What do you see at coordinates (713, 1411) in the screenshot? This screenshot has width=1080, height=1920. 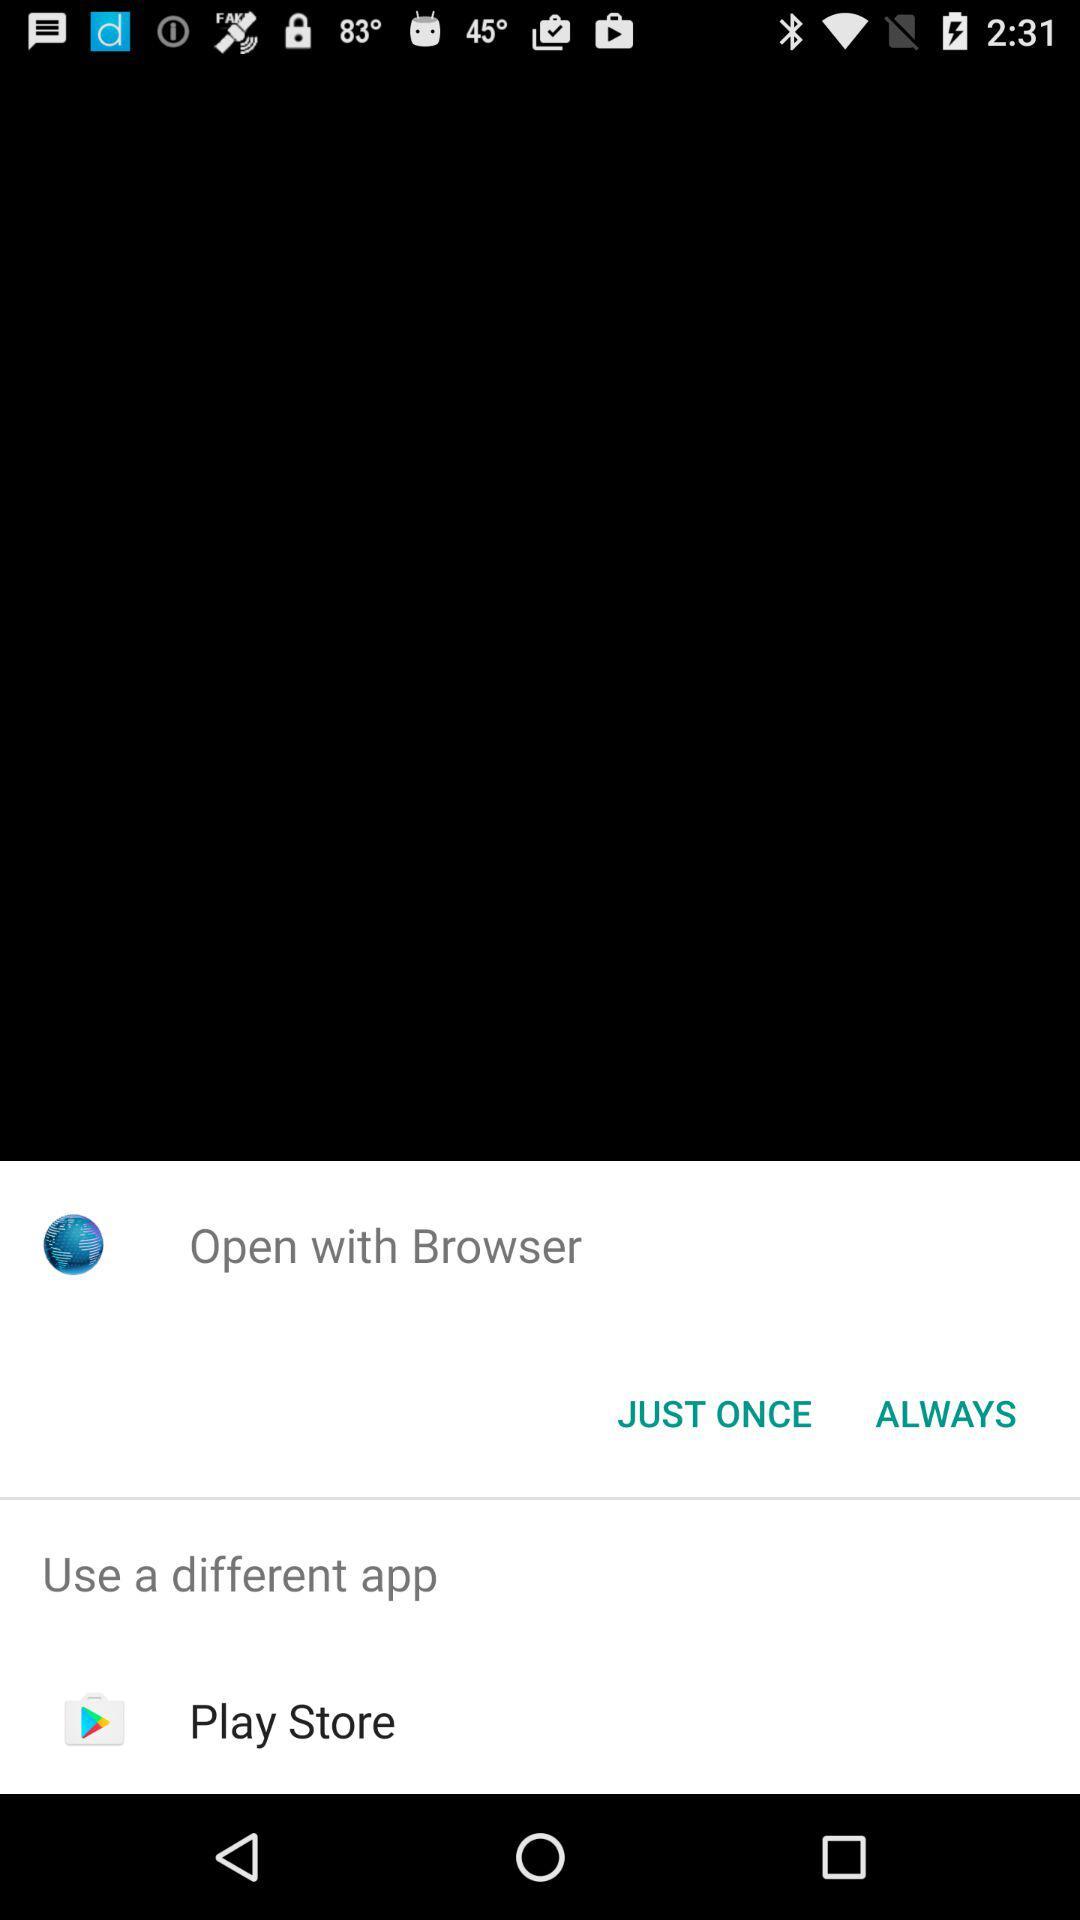 I see `the just once button` at bounding box center [713, 1411].